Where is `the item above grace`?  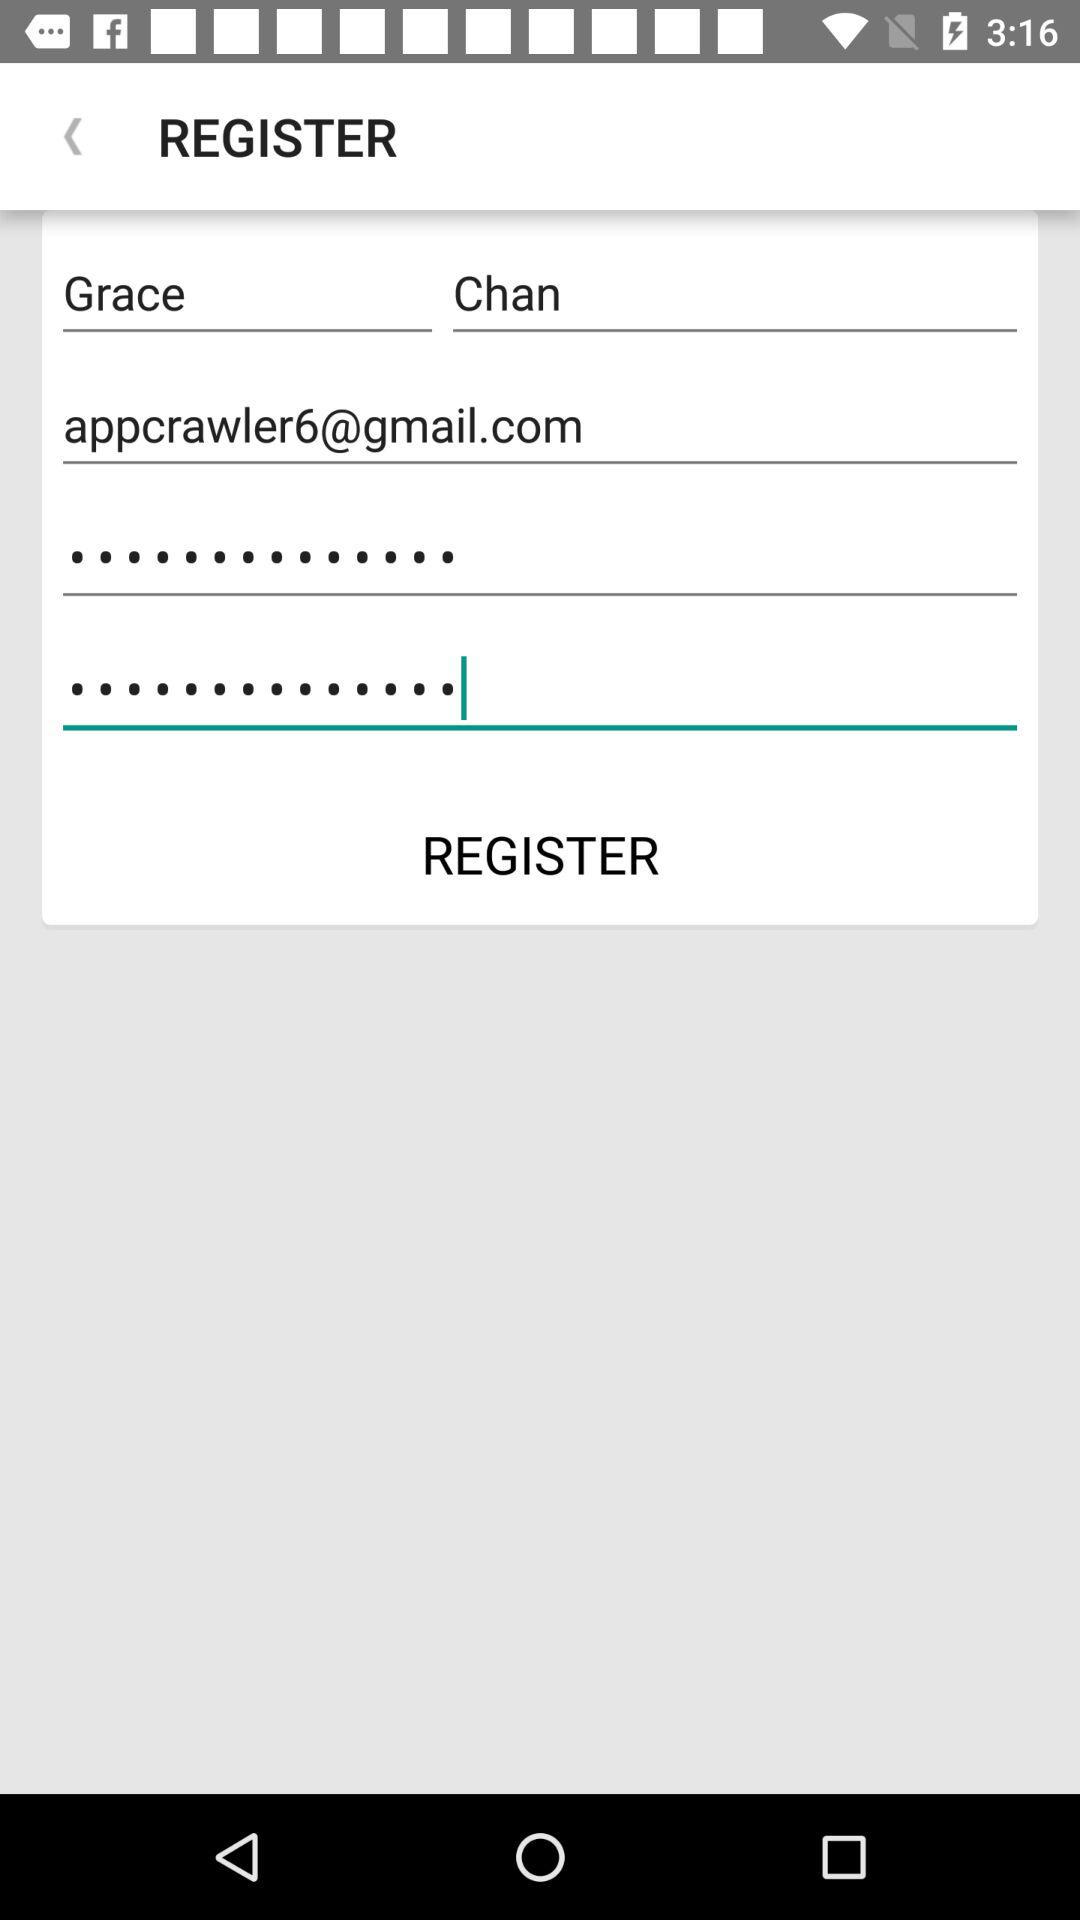 the item above grace is located at coordinates (72, 135).